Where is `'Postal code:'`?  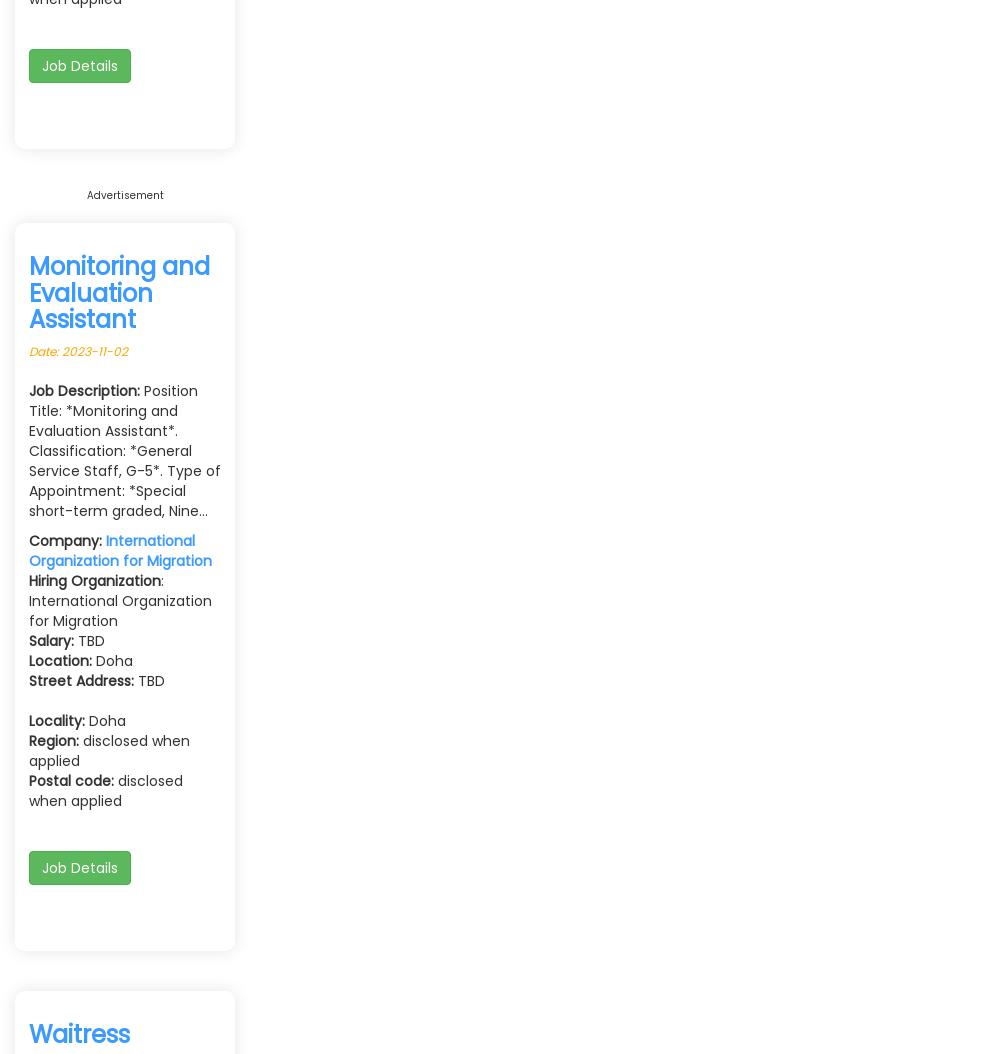 'Postal code:' is located at coordinates (71, 779).